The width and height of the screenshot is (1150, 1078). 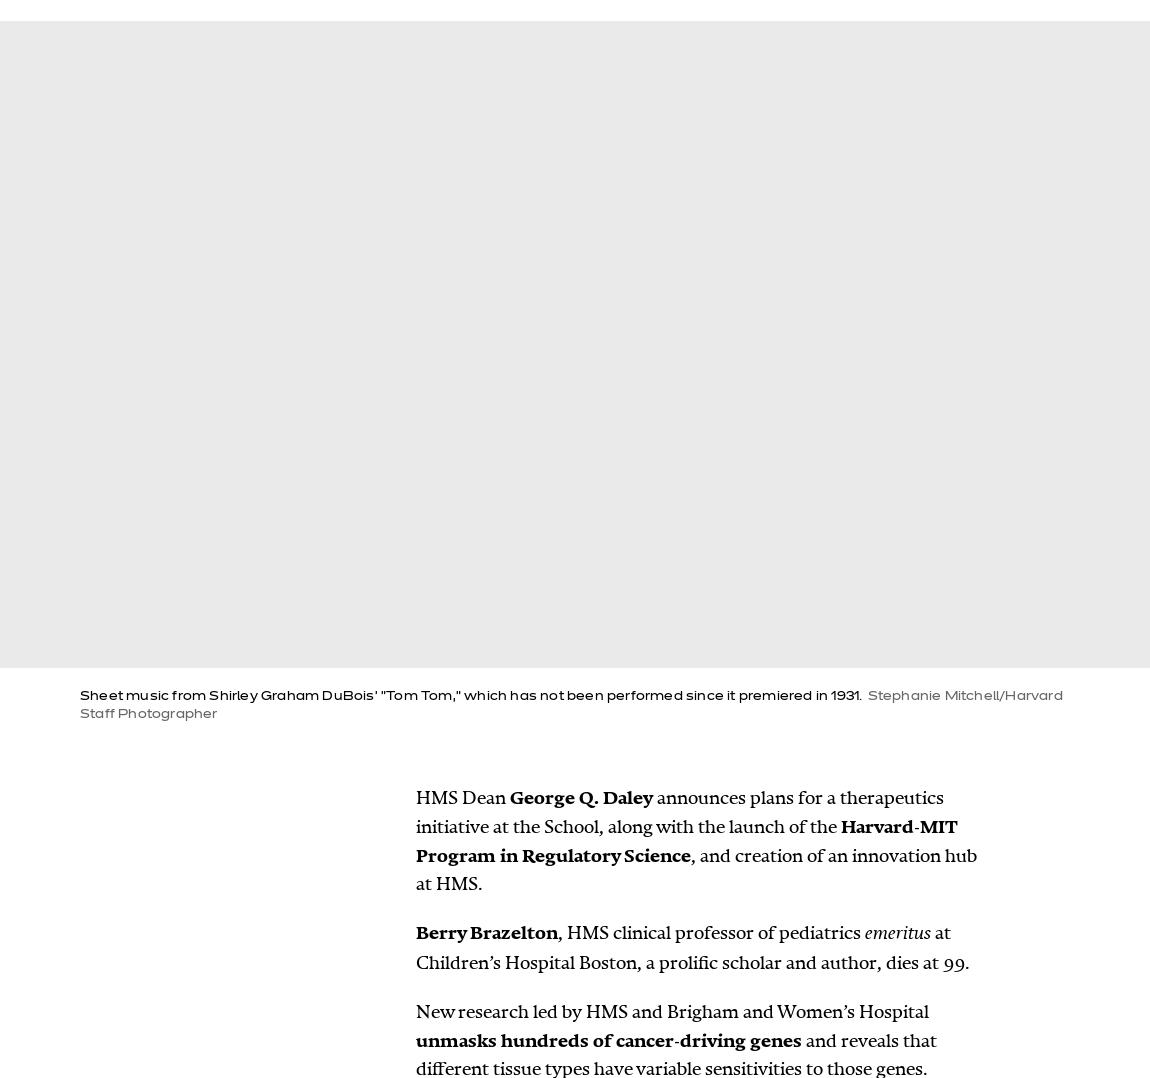 I want to click on 'HMS Dean', so click(x=462, y=795).